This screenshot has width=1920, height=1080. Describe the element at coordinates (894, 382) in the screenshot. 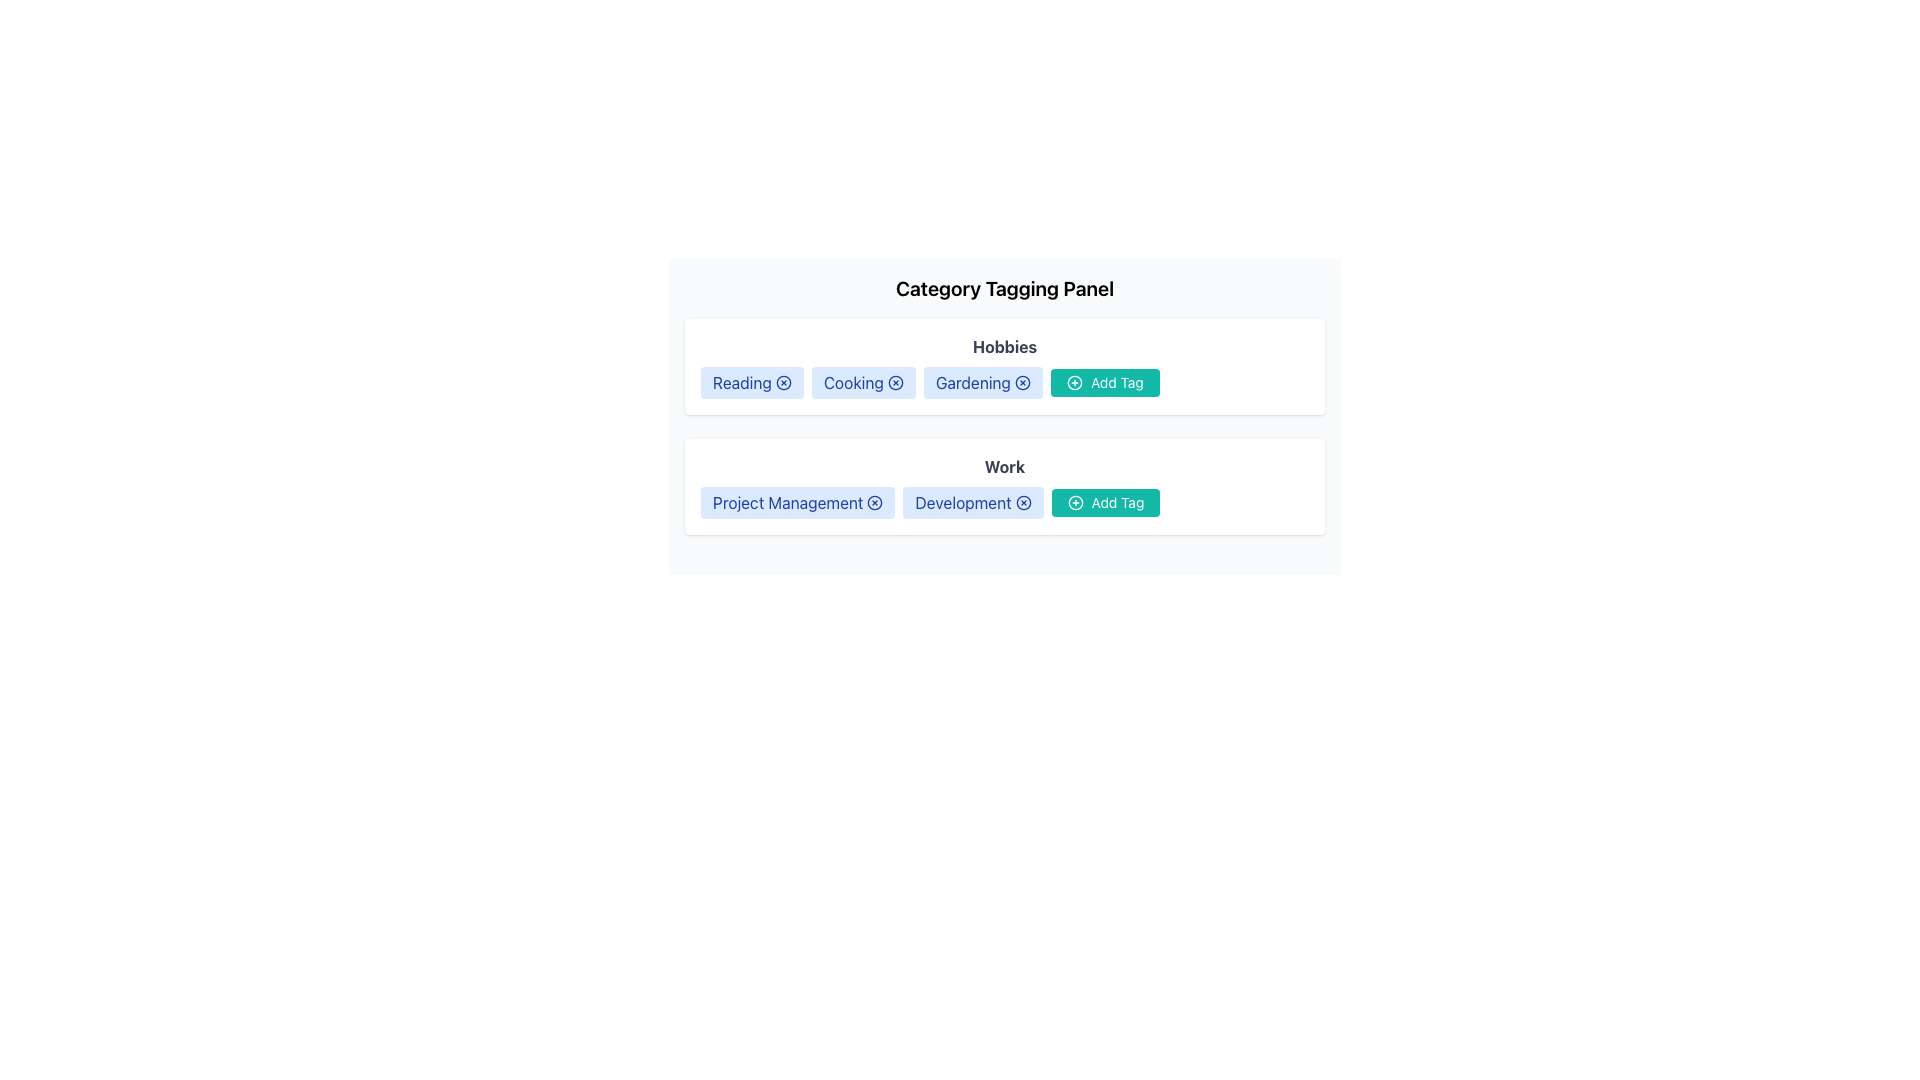

I see `the Circle-button with a cross inside, located in the 'Cooking' tag under the 'Hobbies' section` at that location.